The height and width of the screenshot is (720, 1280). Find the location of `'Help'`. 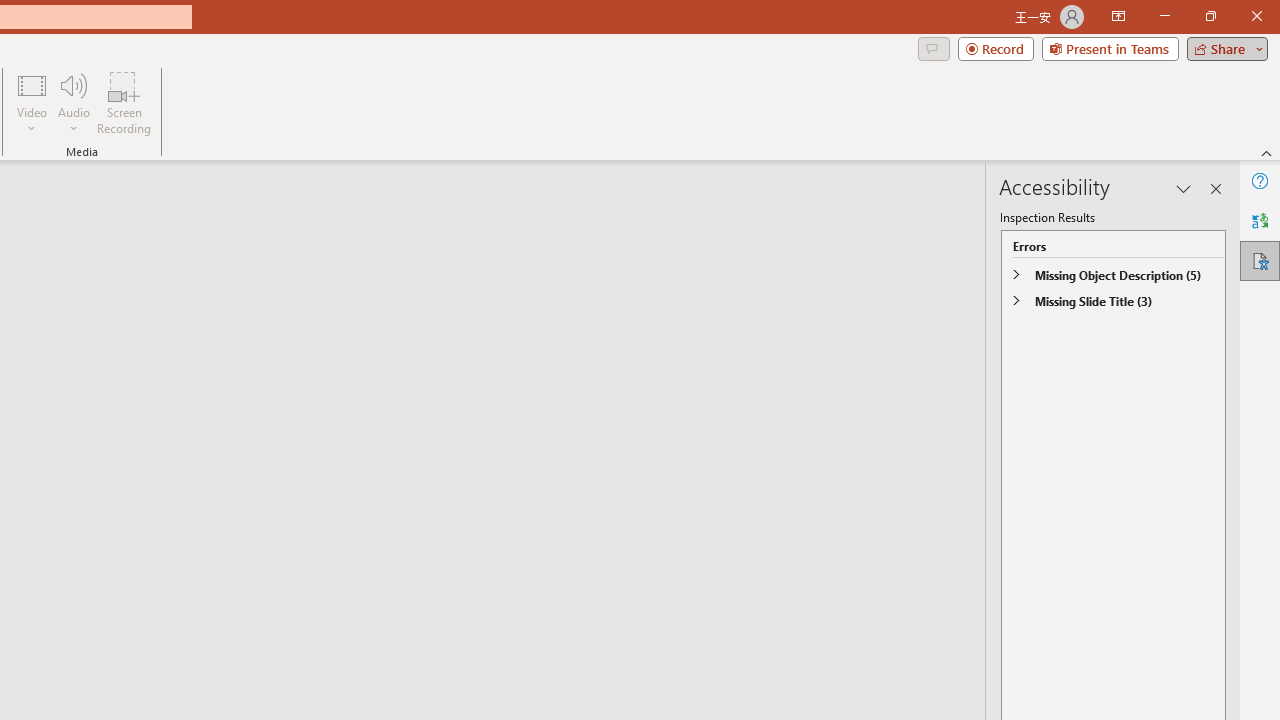

'Help' is located at coordinates (1259, 181).